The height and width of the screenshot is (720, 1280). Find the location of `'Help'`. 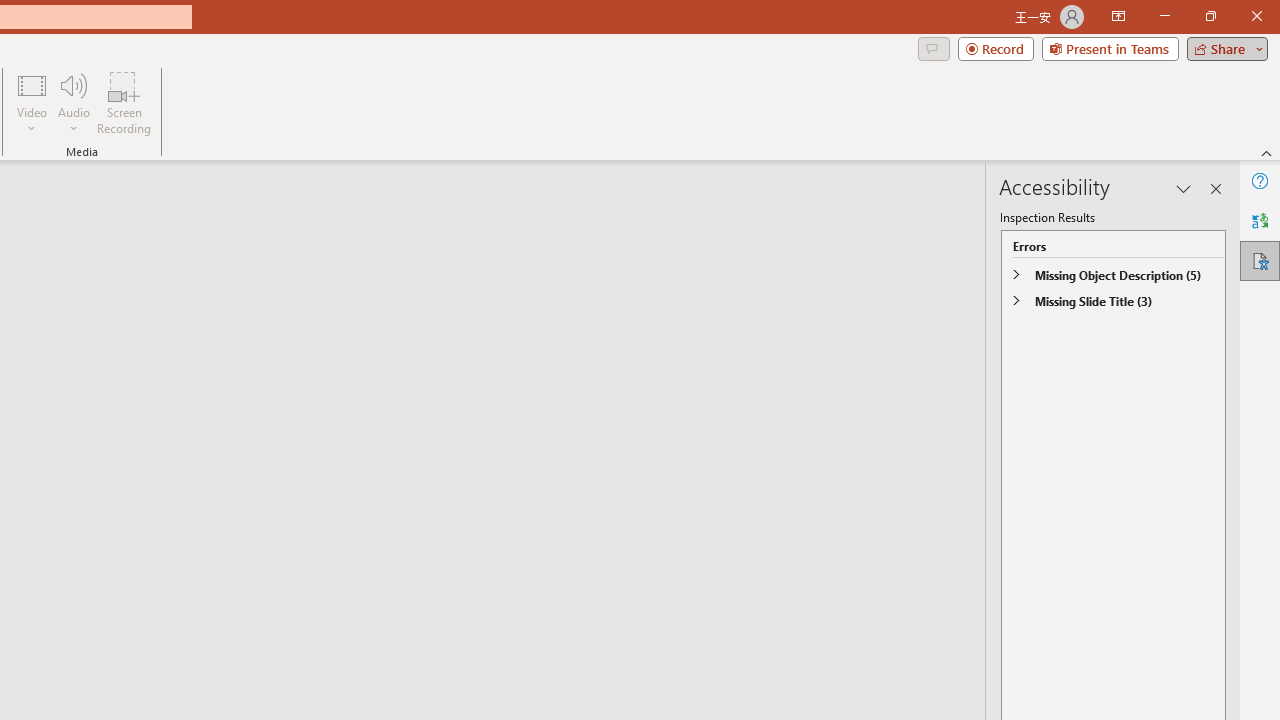

'Help' is located at coordinates (1259, 181).